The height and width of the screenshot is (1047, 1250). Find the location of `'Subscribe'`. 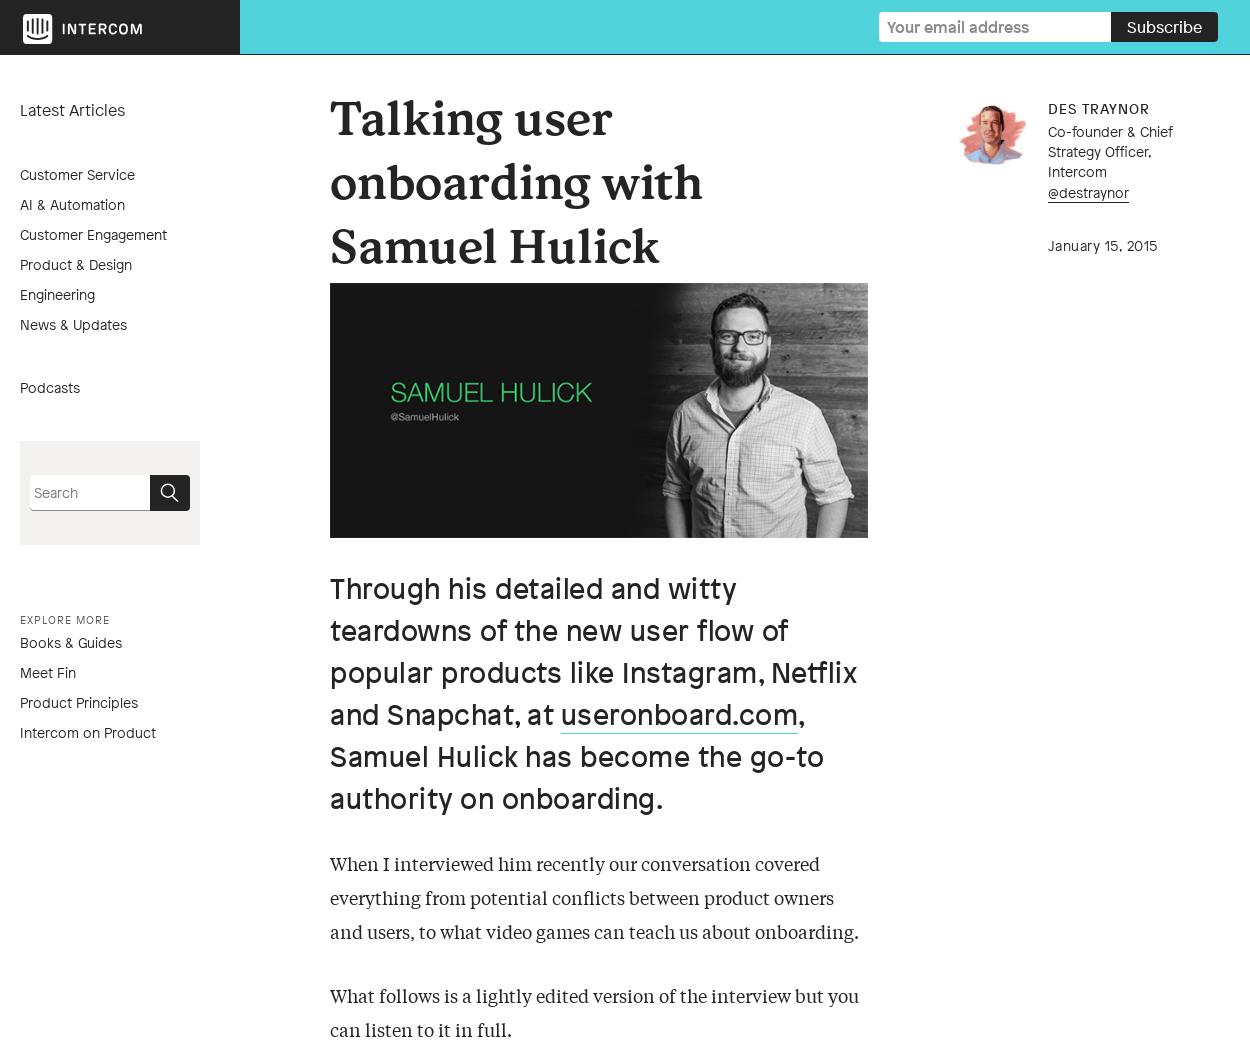

'Subscribe' is located at coordinates (1164, 26).